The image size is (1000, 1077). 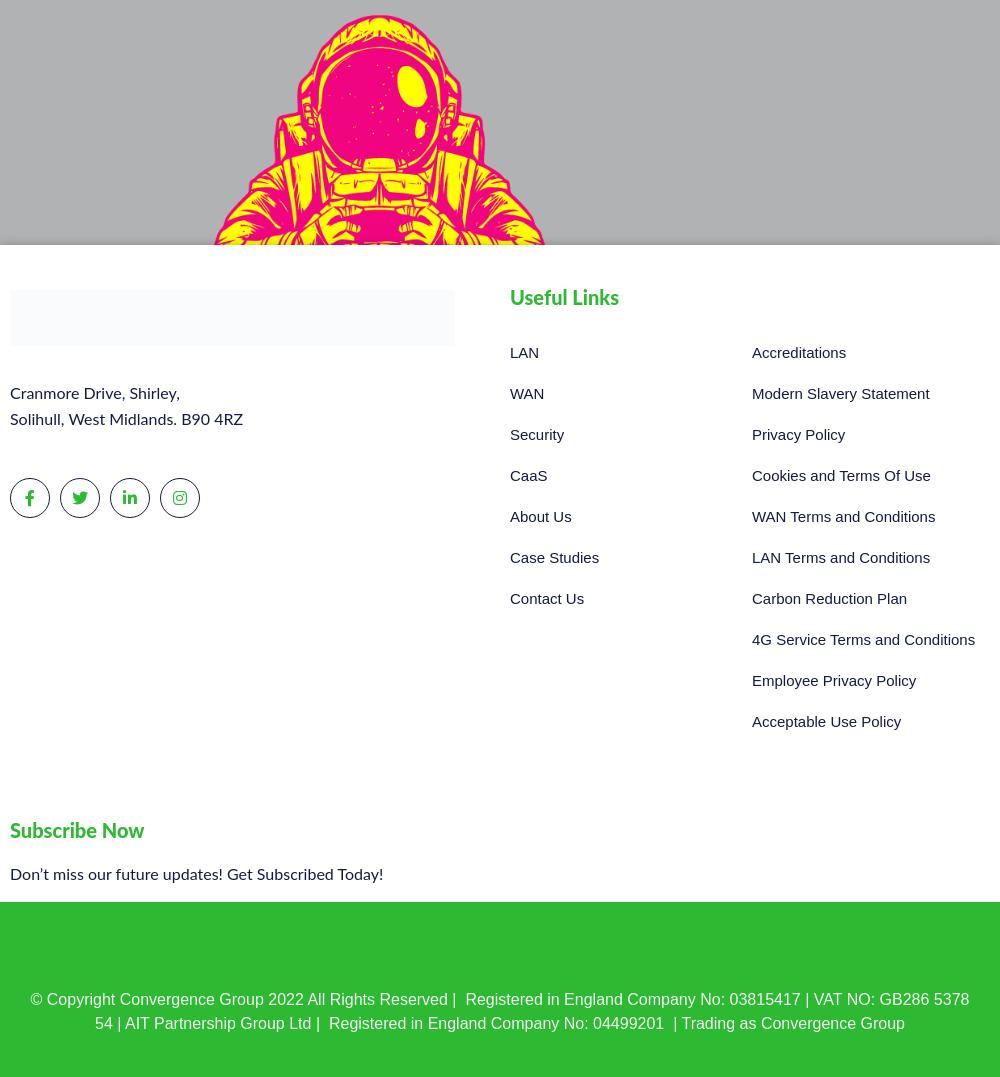 What do you see at coordinates (840, 475) in the screenshot?
I see `'Cookies and Terms Of Use'` at bounding box center [840, 475].